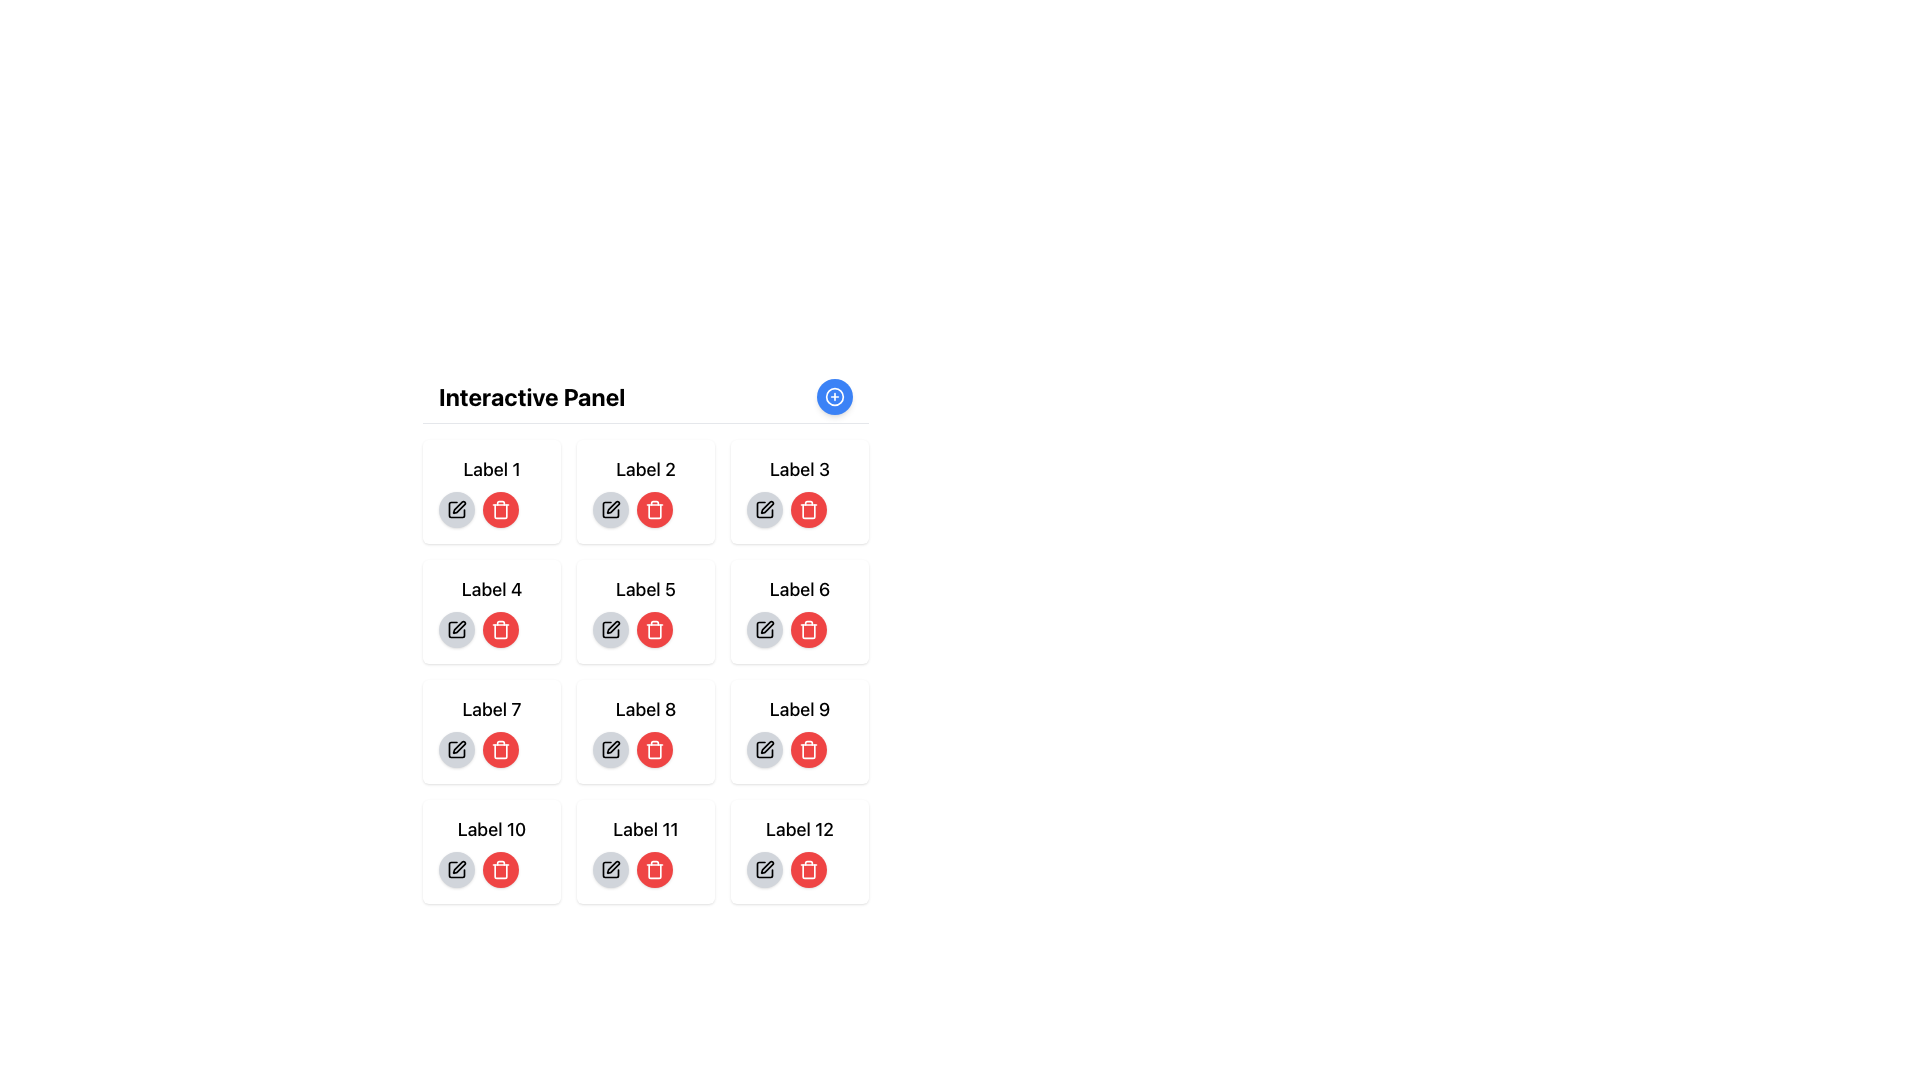  Describe the element at coordinates (458, 626) in the screenshot. I see `the iconographic edit button shaped like a pen or pencil within the cell labeled 'Label 4' in the grid layout to initiate an edit action` at that location.